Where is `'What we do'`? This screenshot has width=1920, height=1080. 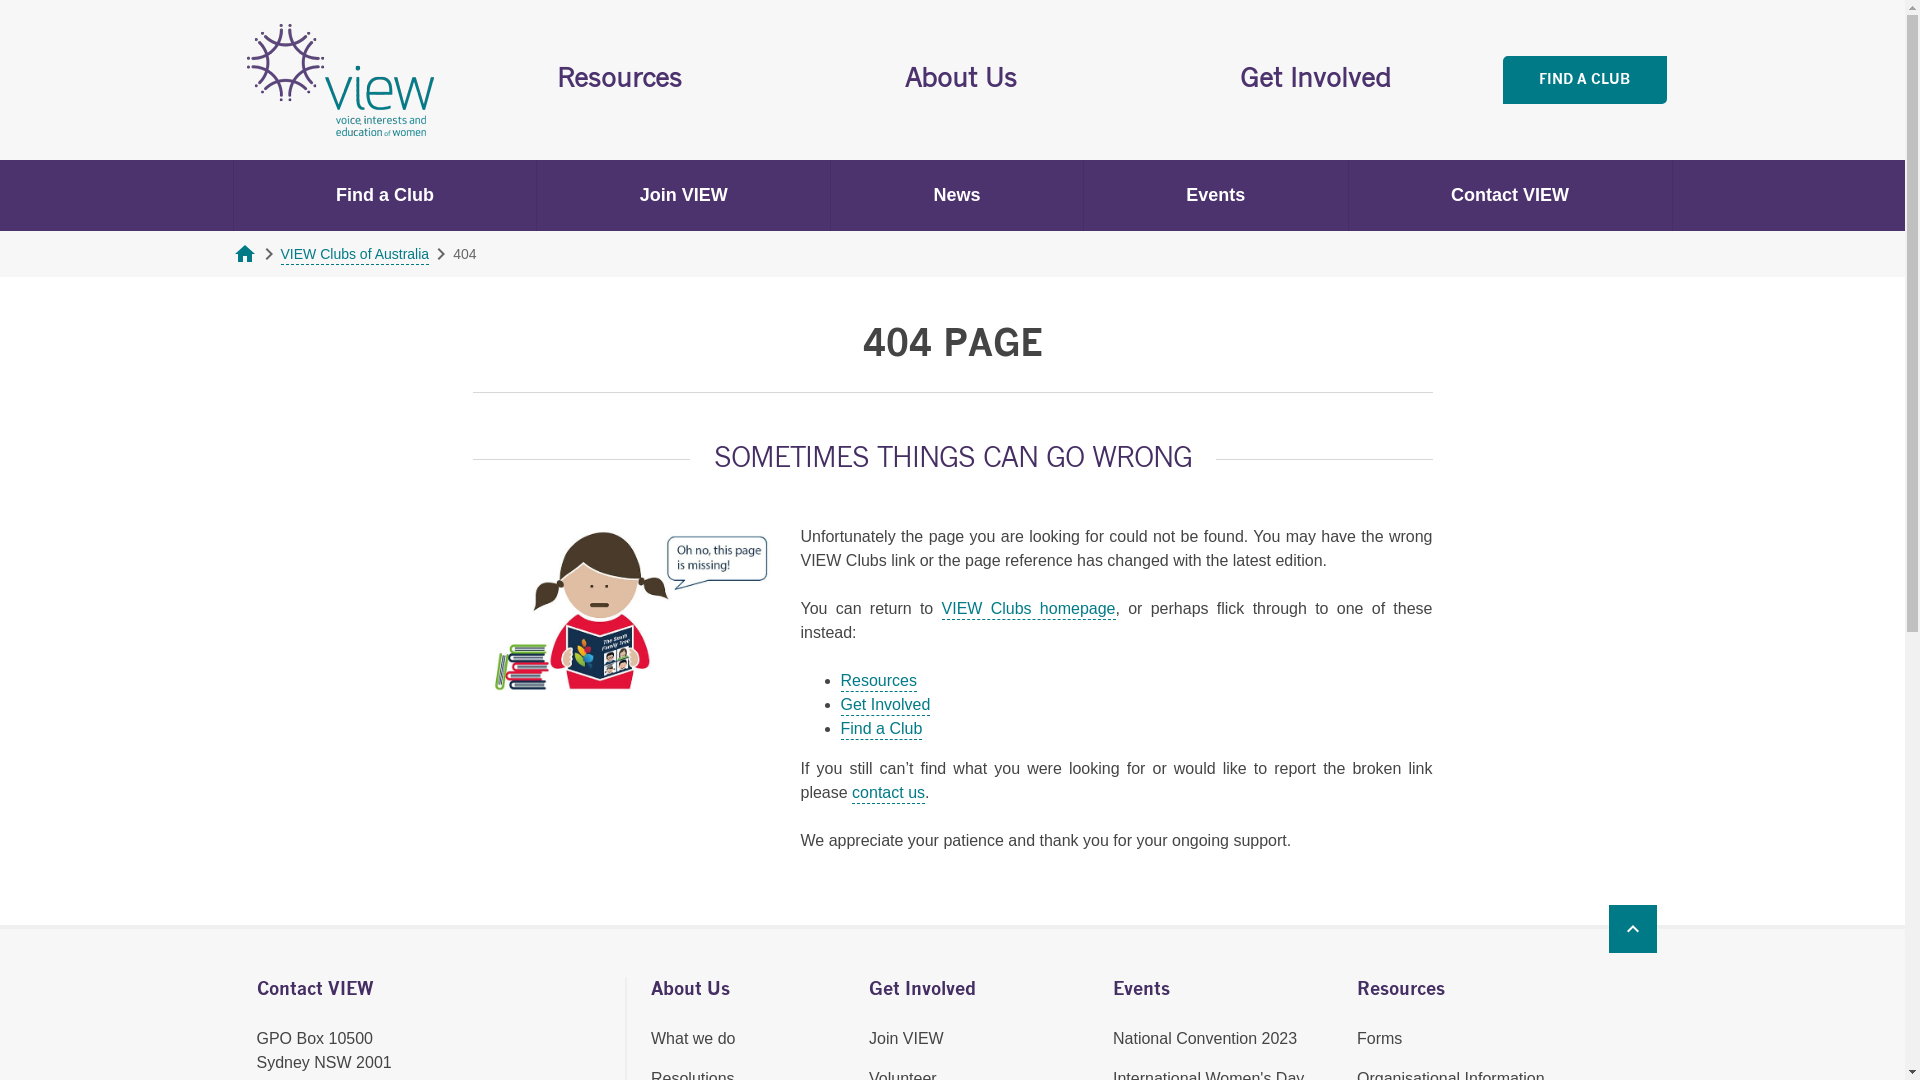 'What we do' is located at coordinates (651, 1037).